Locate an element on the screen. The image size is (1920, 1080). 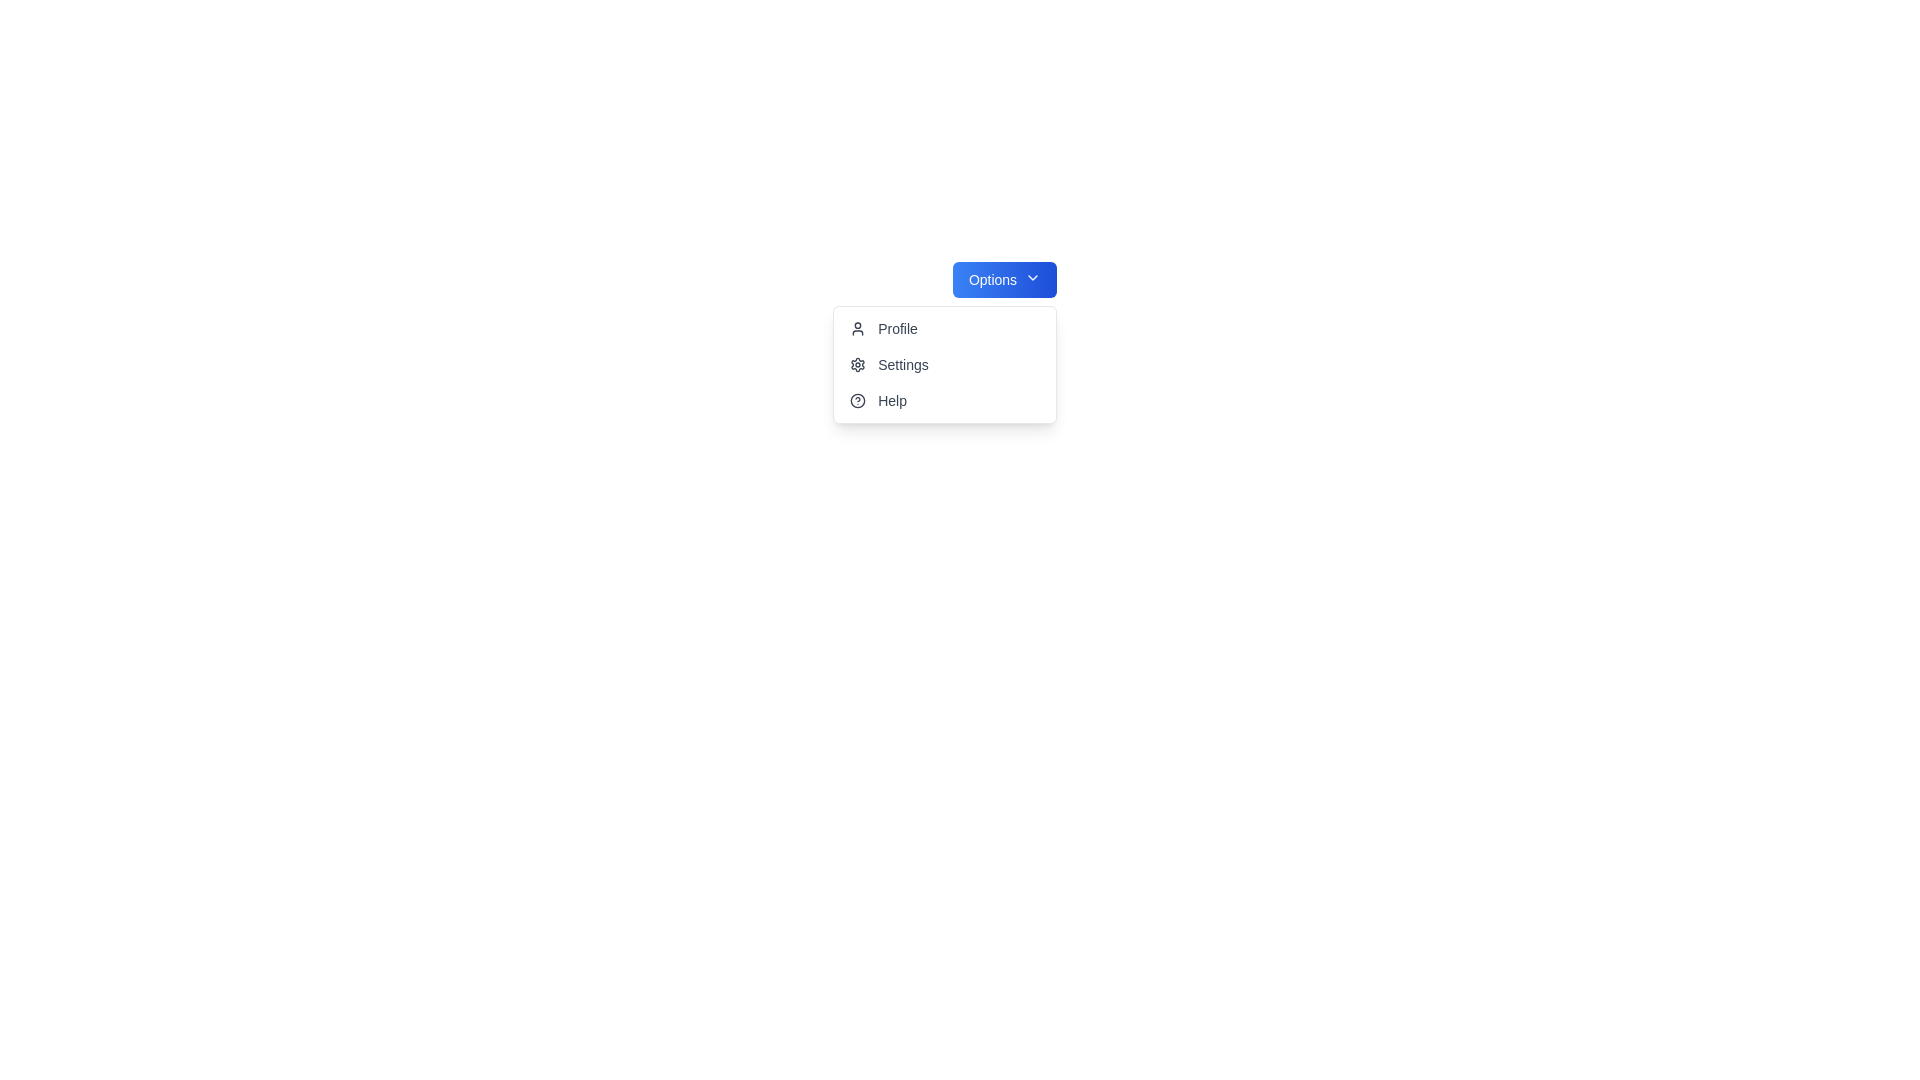
the decorative icon representing the settings functionality, which is aligned next to the 'Settings' label in the dropdown menu is located at coordinates (858, 365).